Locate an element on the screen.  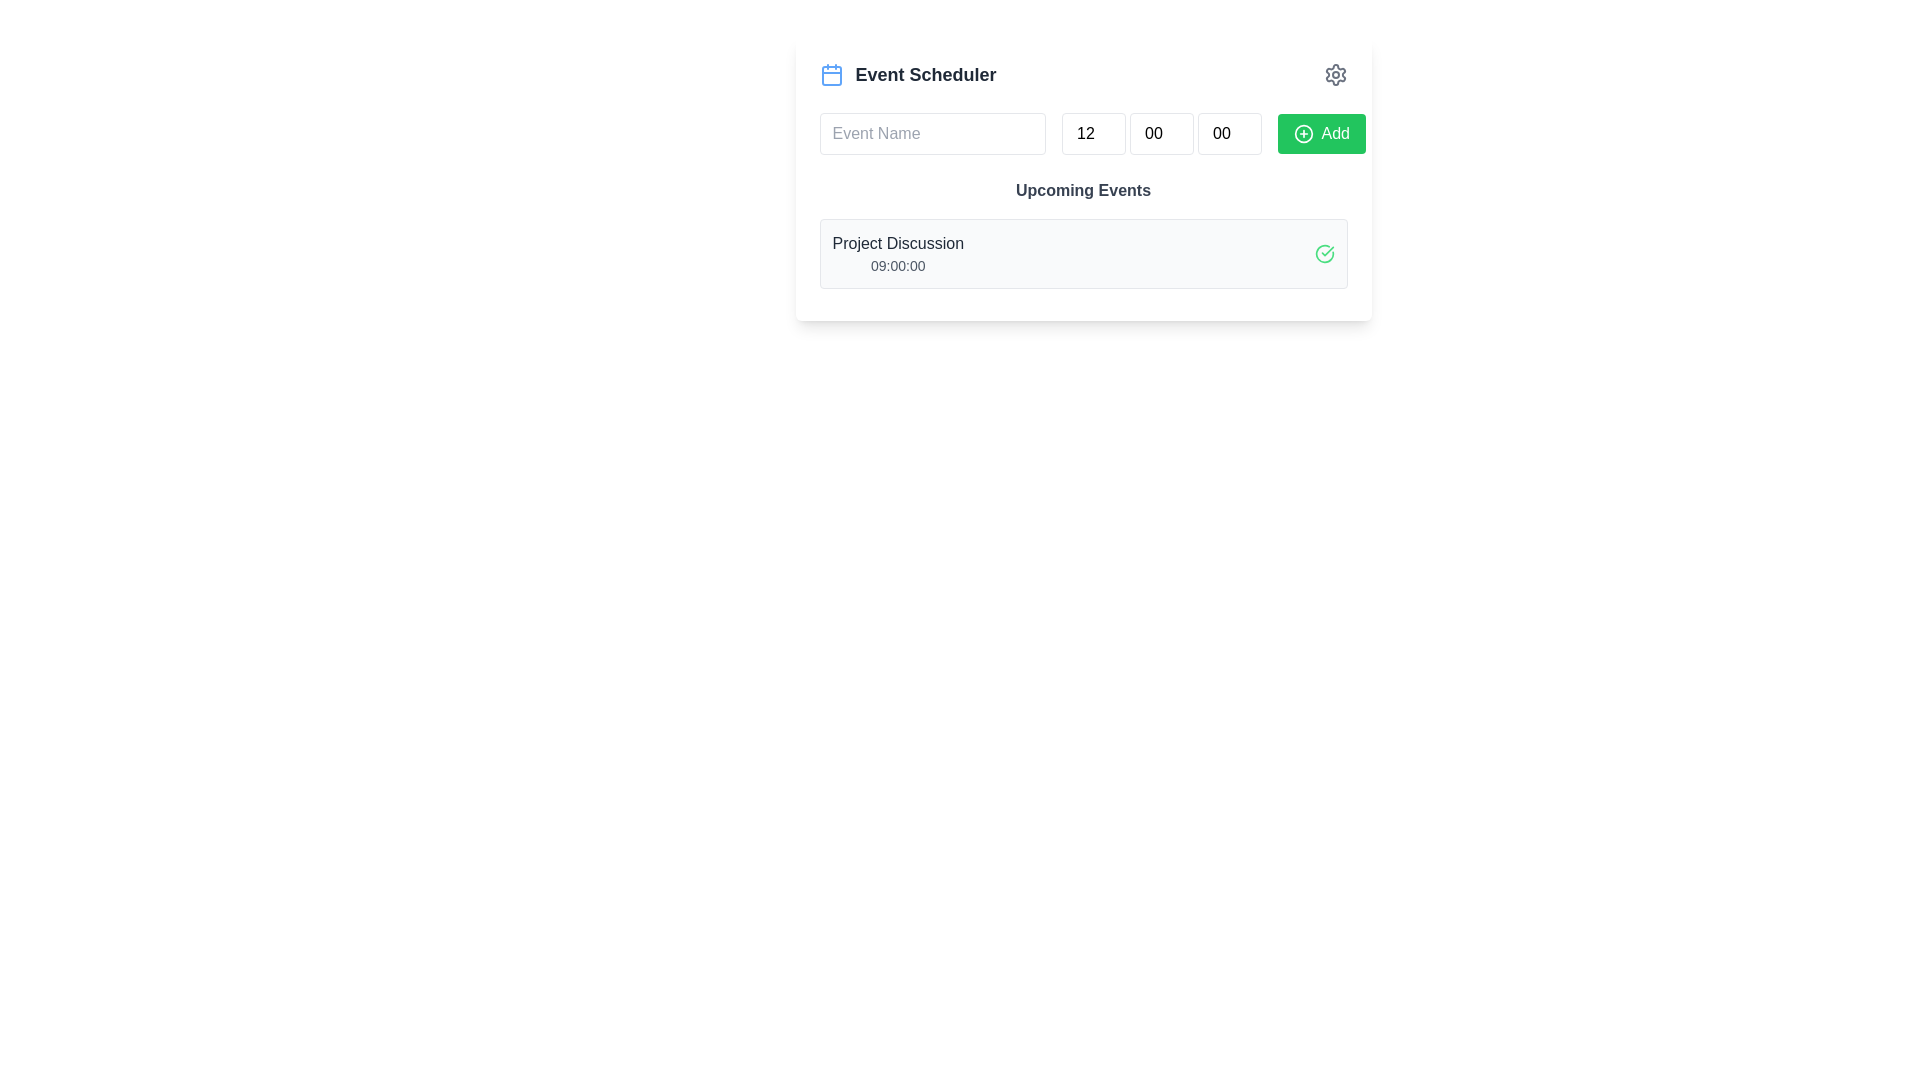
the numeric input box used for inputting or displaying the seconds component of a time value is located at coordinates (1228, 134).